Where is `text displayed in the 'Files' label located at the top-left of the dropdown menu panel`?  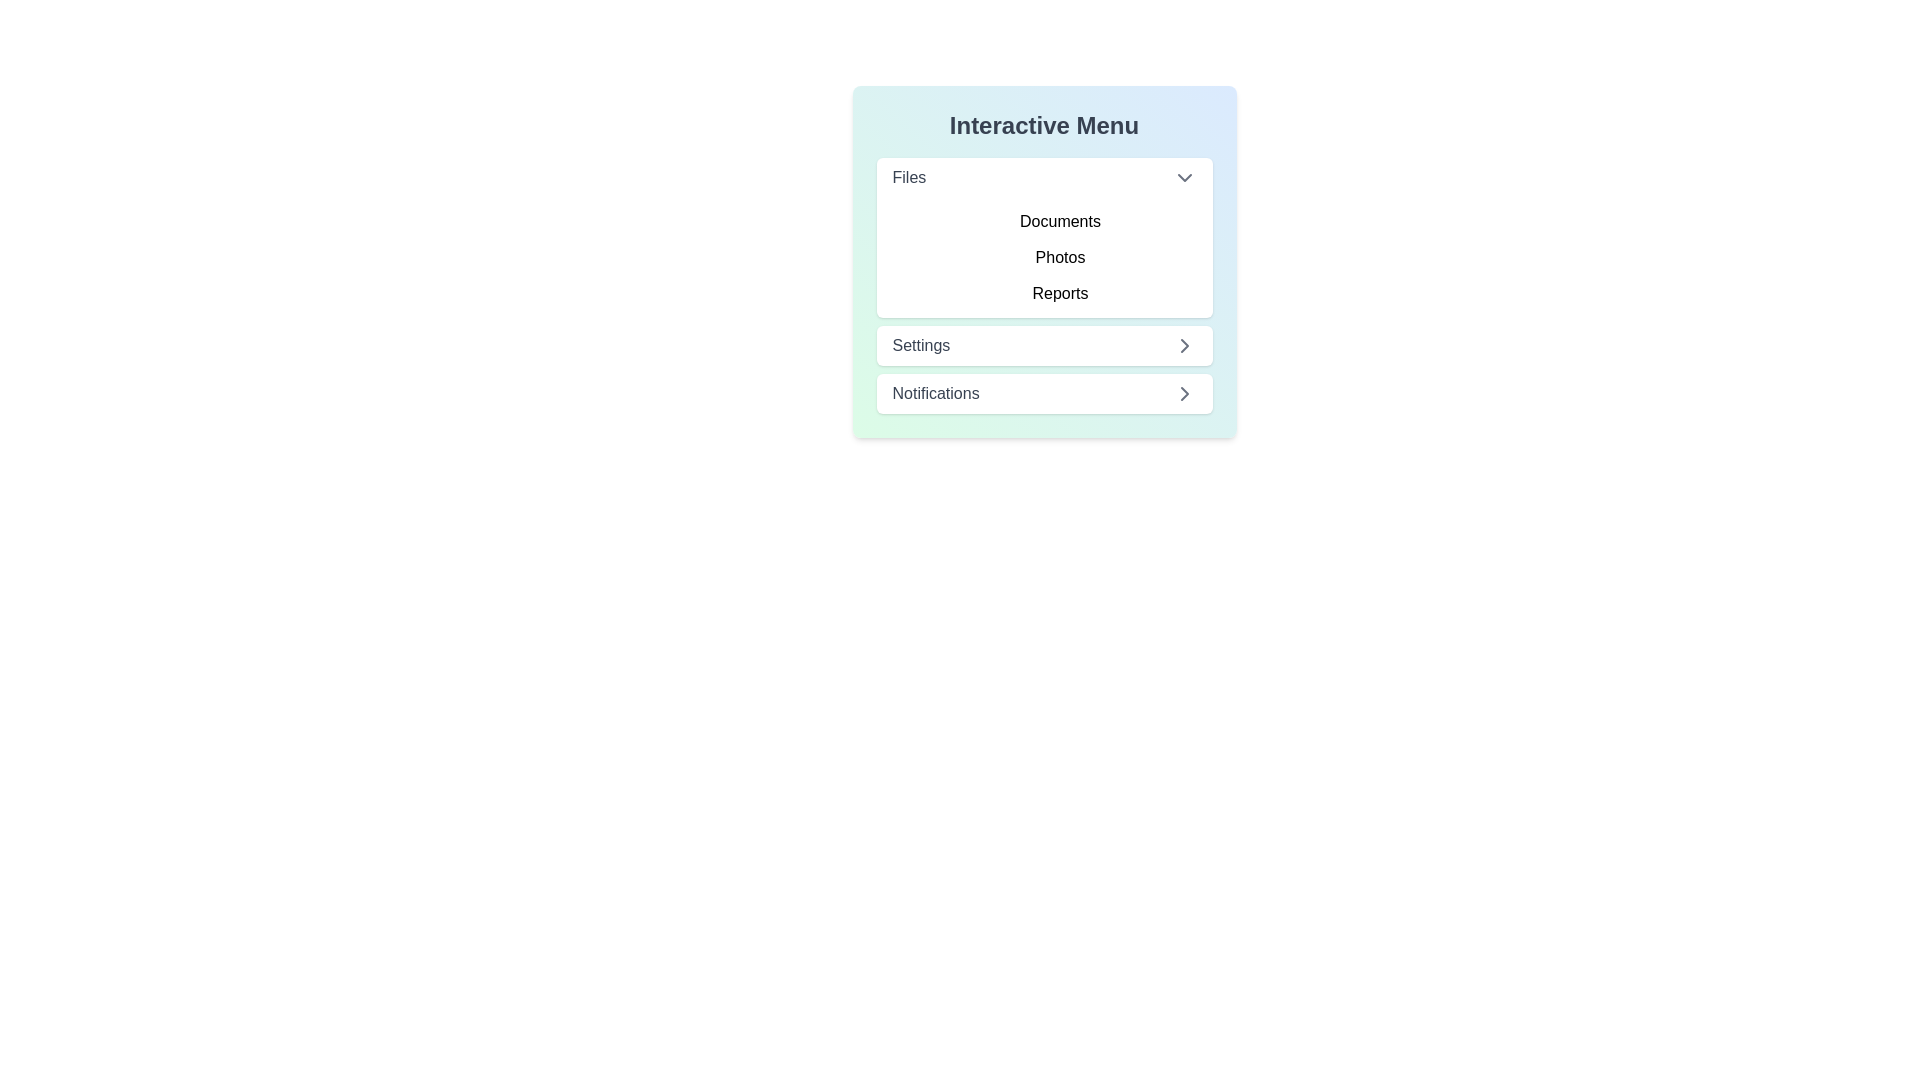 text displayed in the 'Files' label located at the top-left of the dropdown menu panel is located at coordinates (908, 176).